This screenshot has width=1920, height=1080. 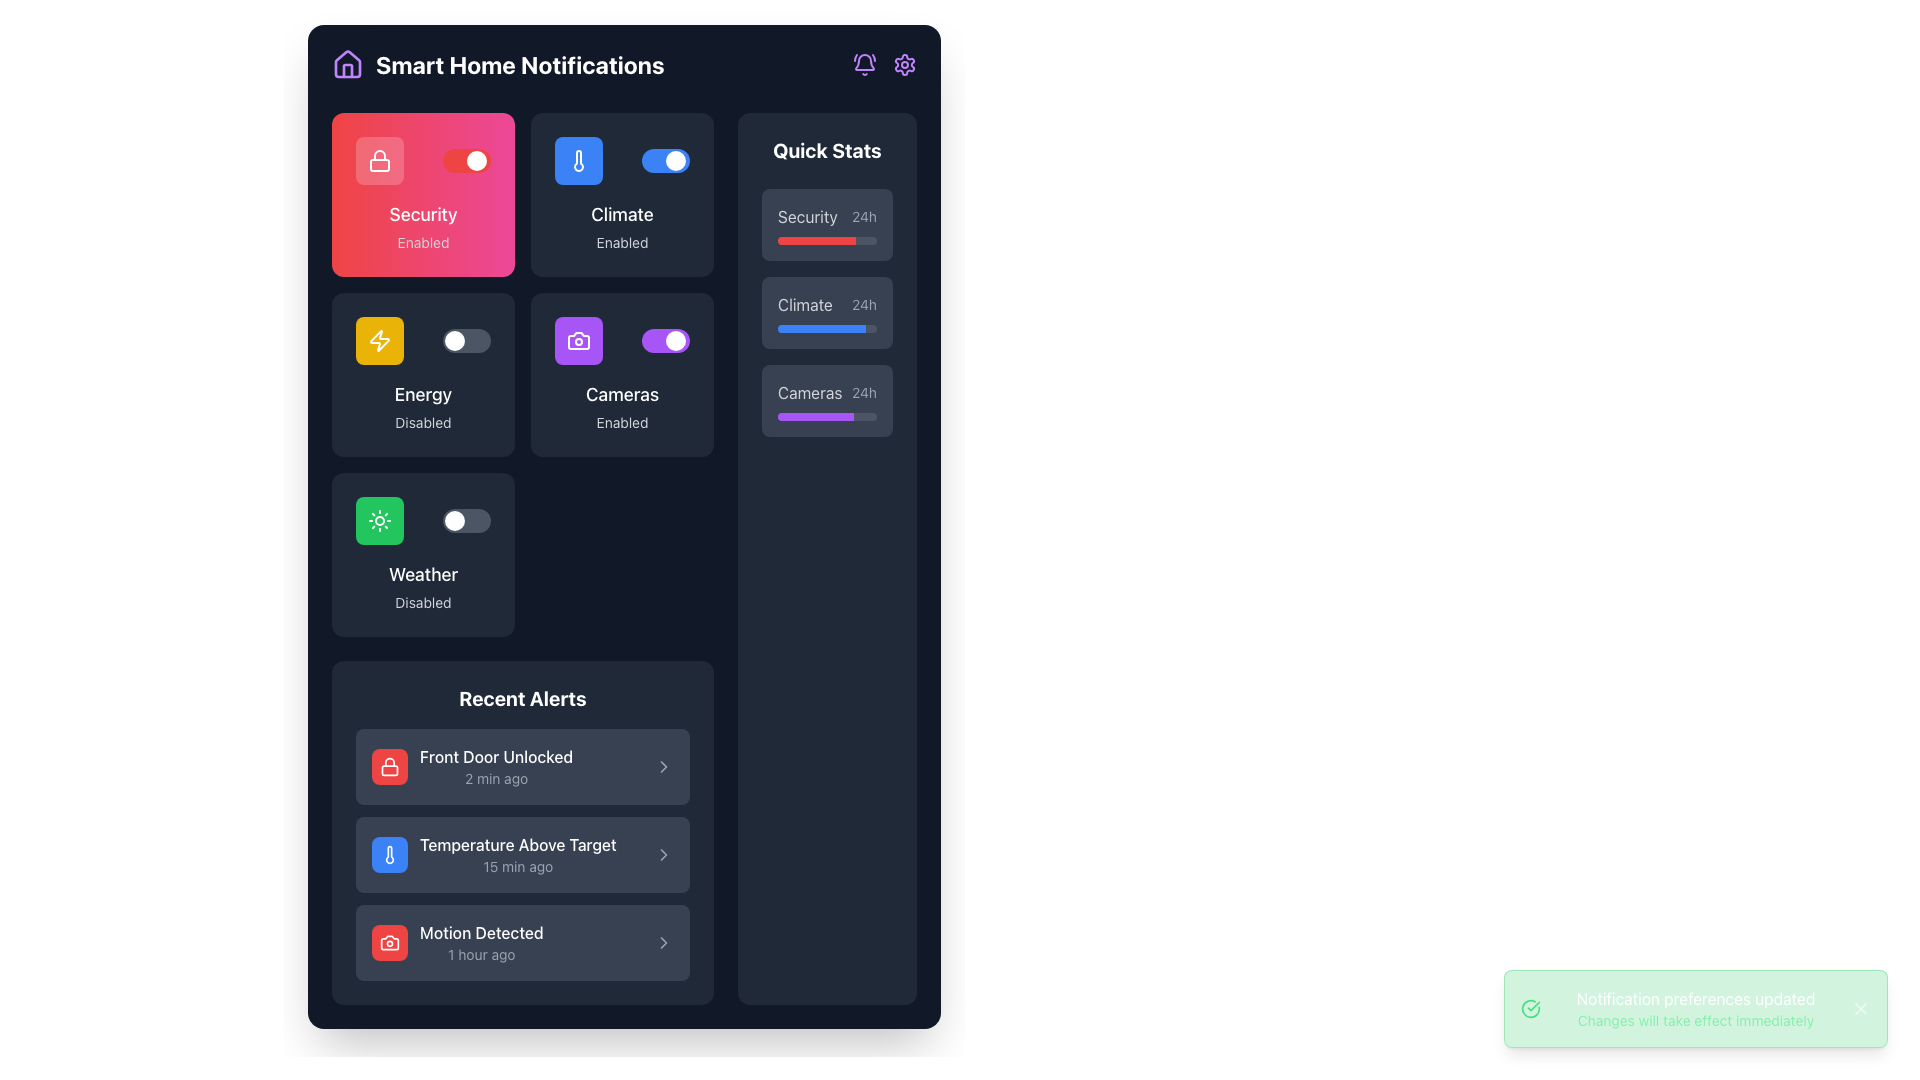 I want to click on the Information block with a progress bar located in the 'Quick Stats' panel, which visually represents the 24-hour status summary for the Climate system, so click(x=827, y=312).